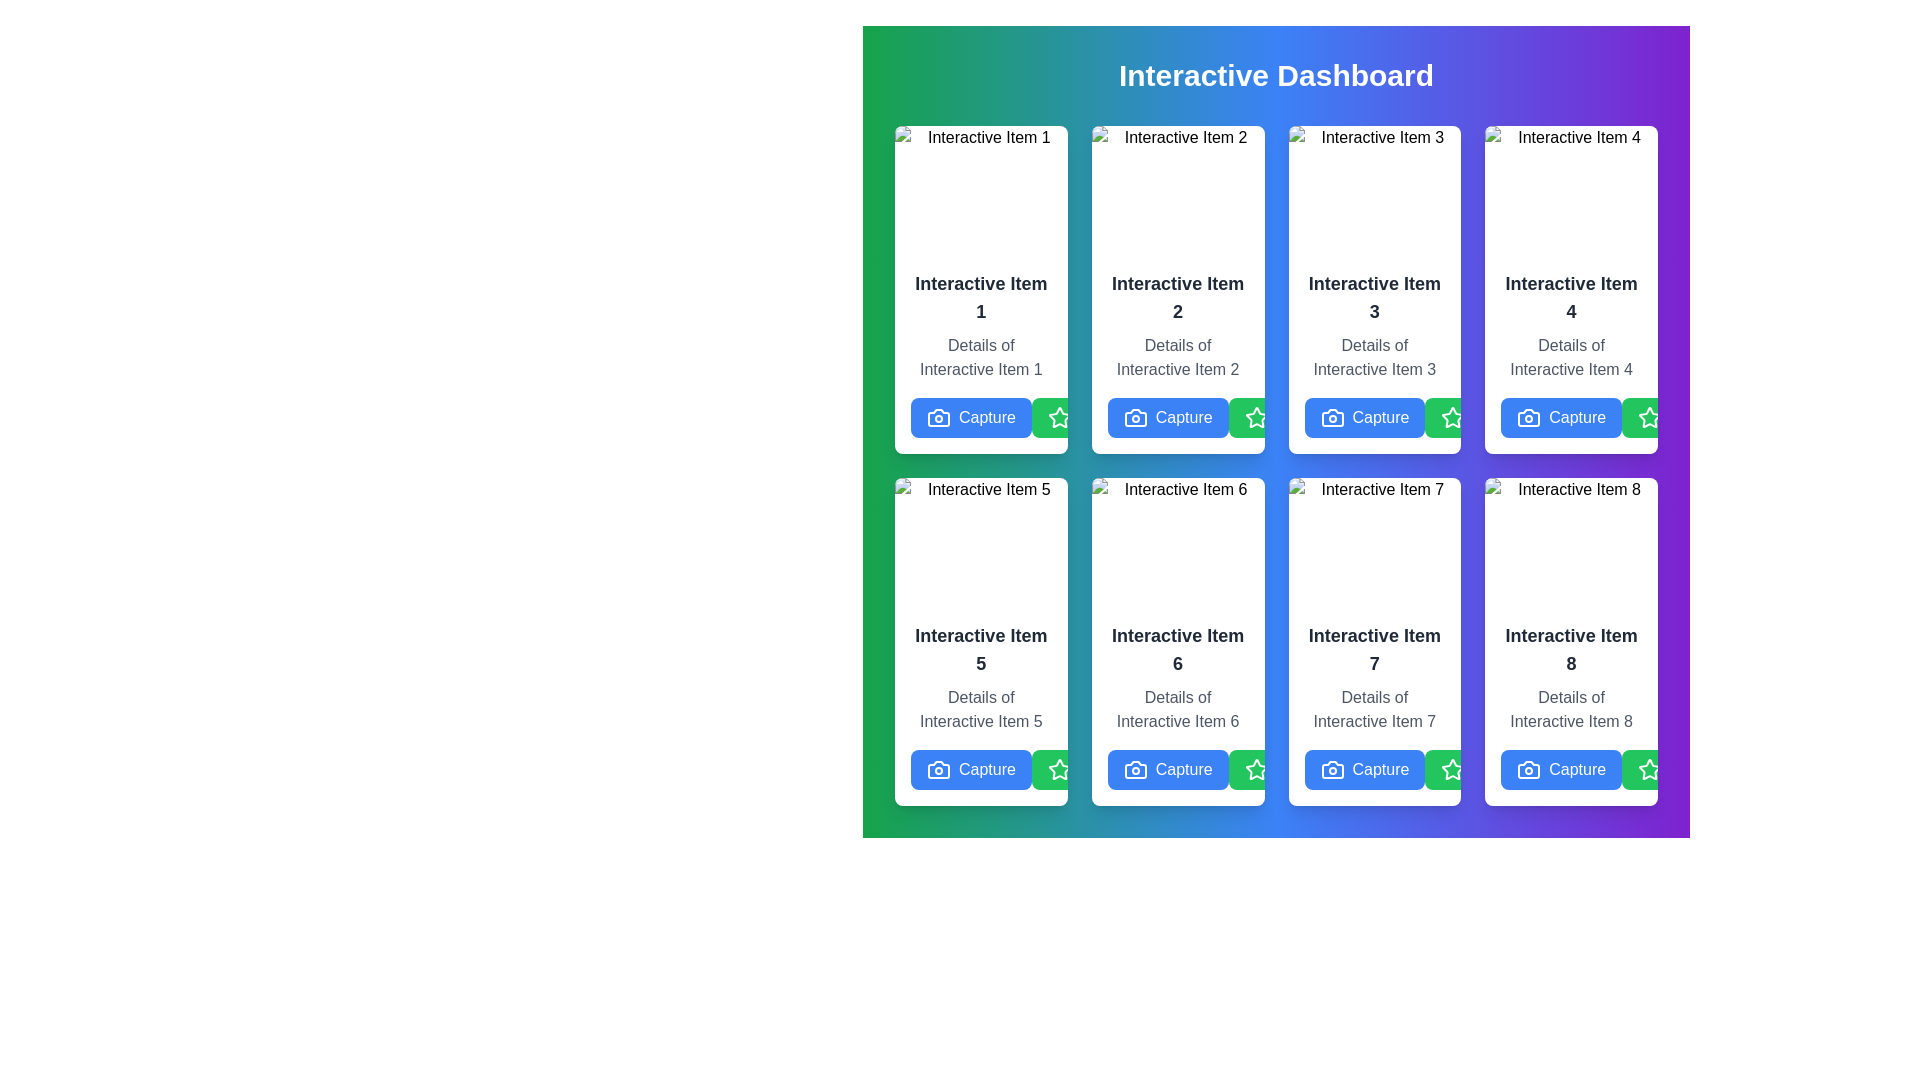 The width and height of the screenshot is (1920, 1080). I want to click on the camera icon, which is a silhouette shape resembling a camera with a lens, located in the bottom-left corner of the interactive item card near the text 'Capture', so click(938, 416).